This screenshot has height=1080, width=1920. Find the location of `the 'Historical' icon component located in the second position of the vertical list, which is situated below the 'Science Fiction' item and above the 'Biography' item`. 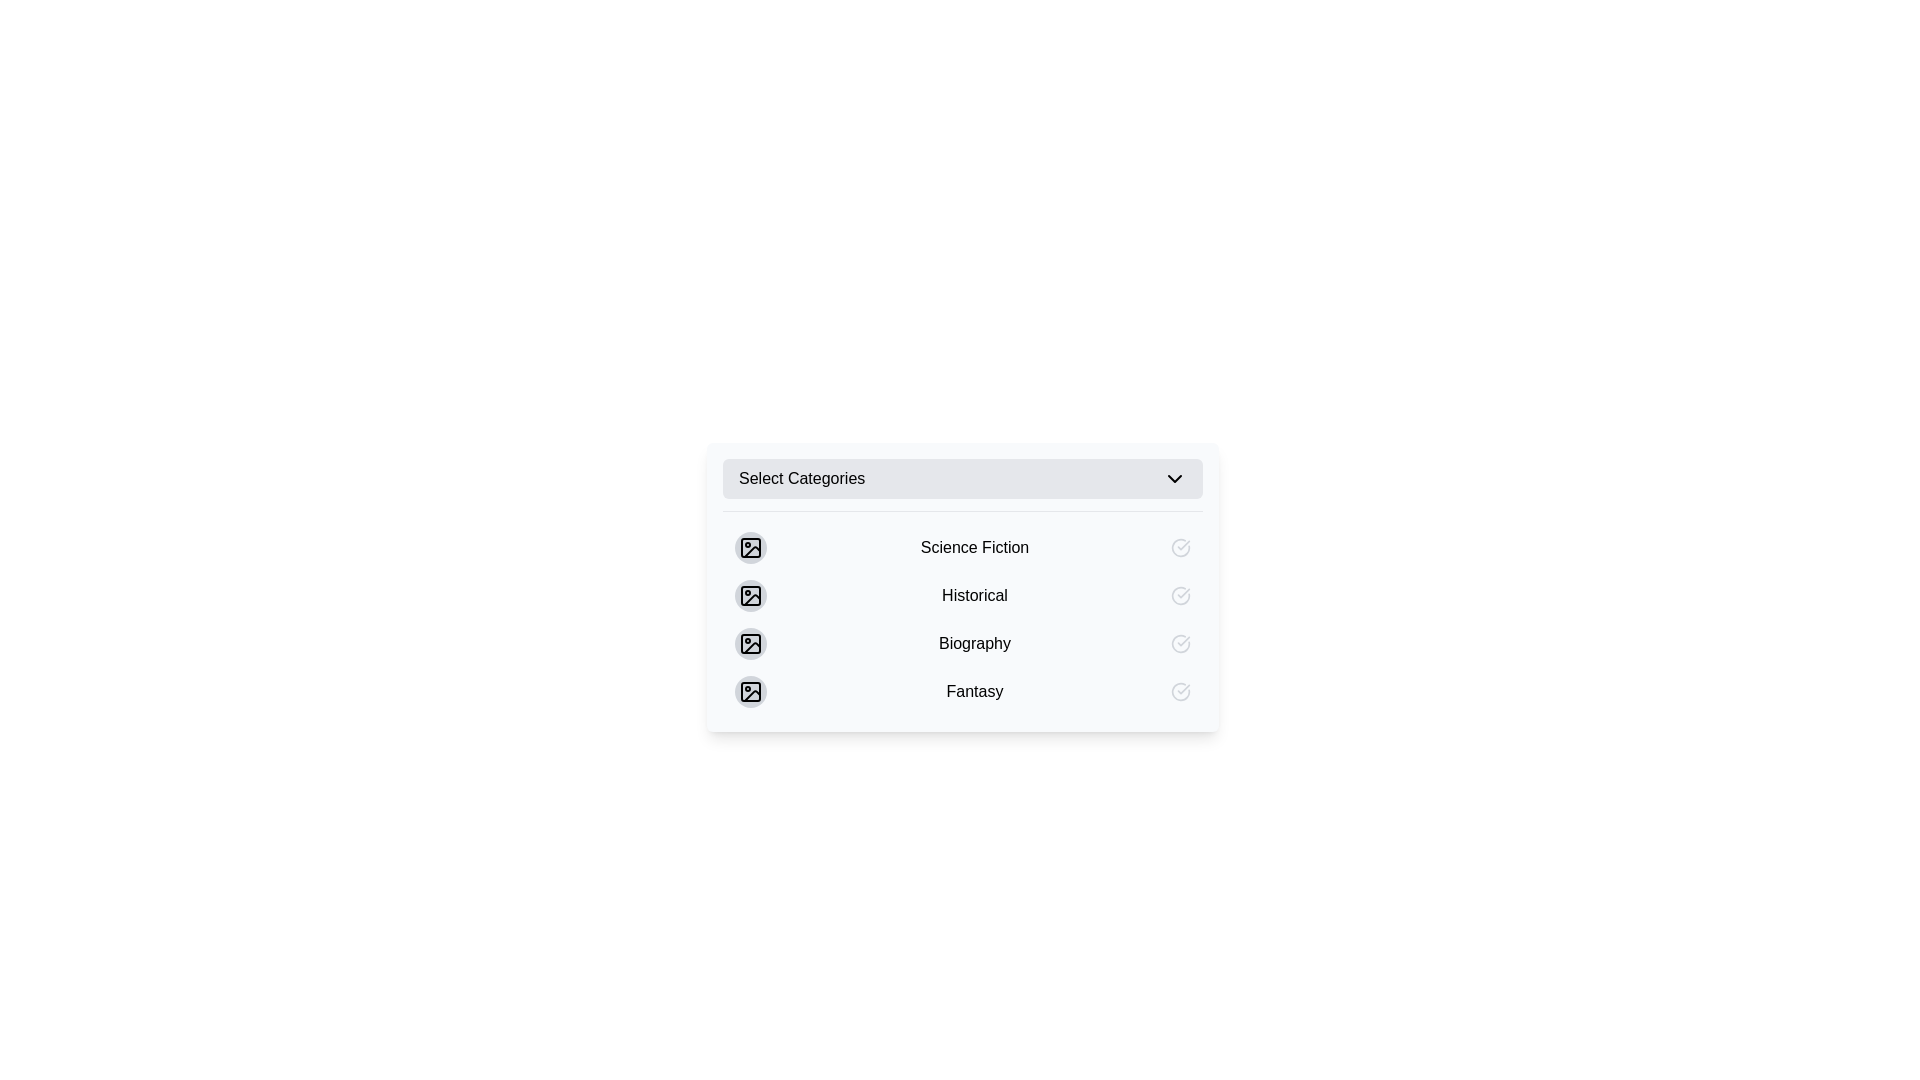

the 'Historical' icon component located in the second position of the vertical list, which is situated below the 'Science Fiction' item and above the 'Biography' item is located at coordinates (749, 595).